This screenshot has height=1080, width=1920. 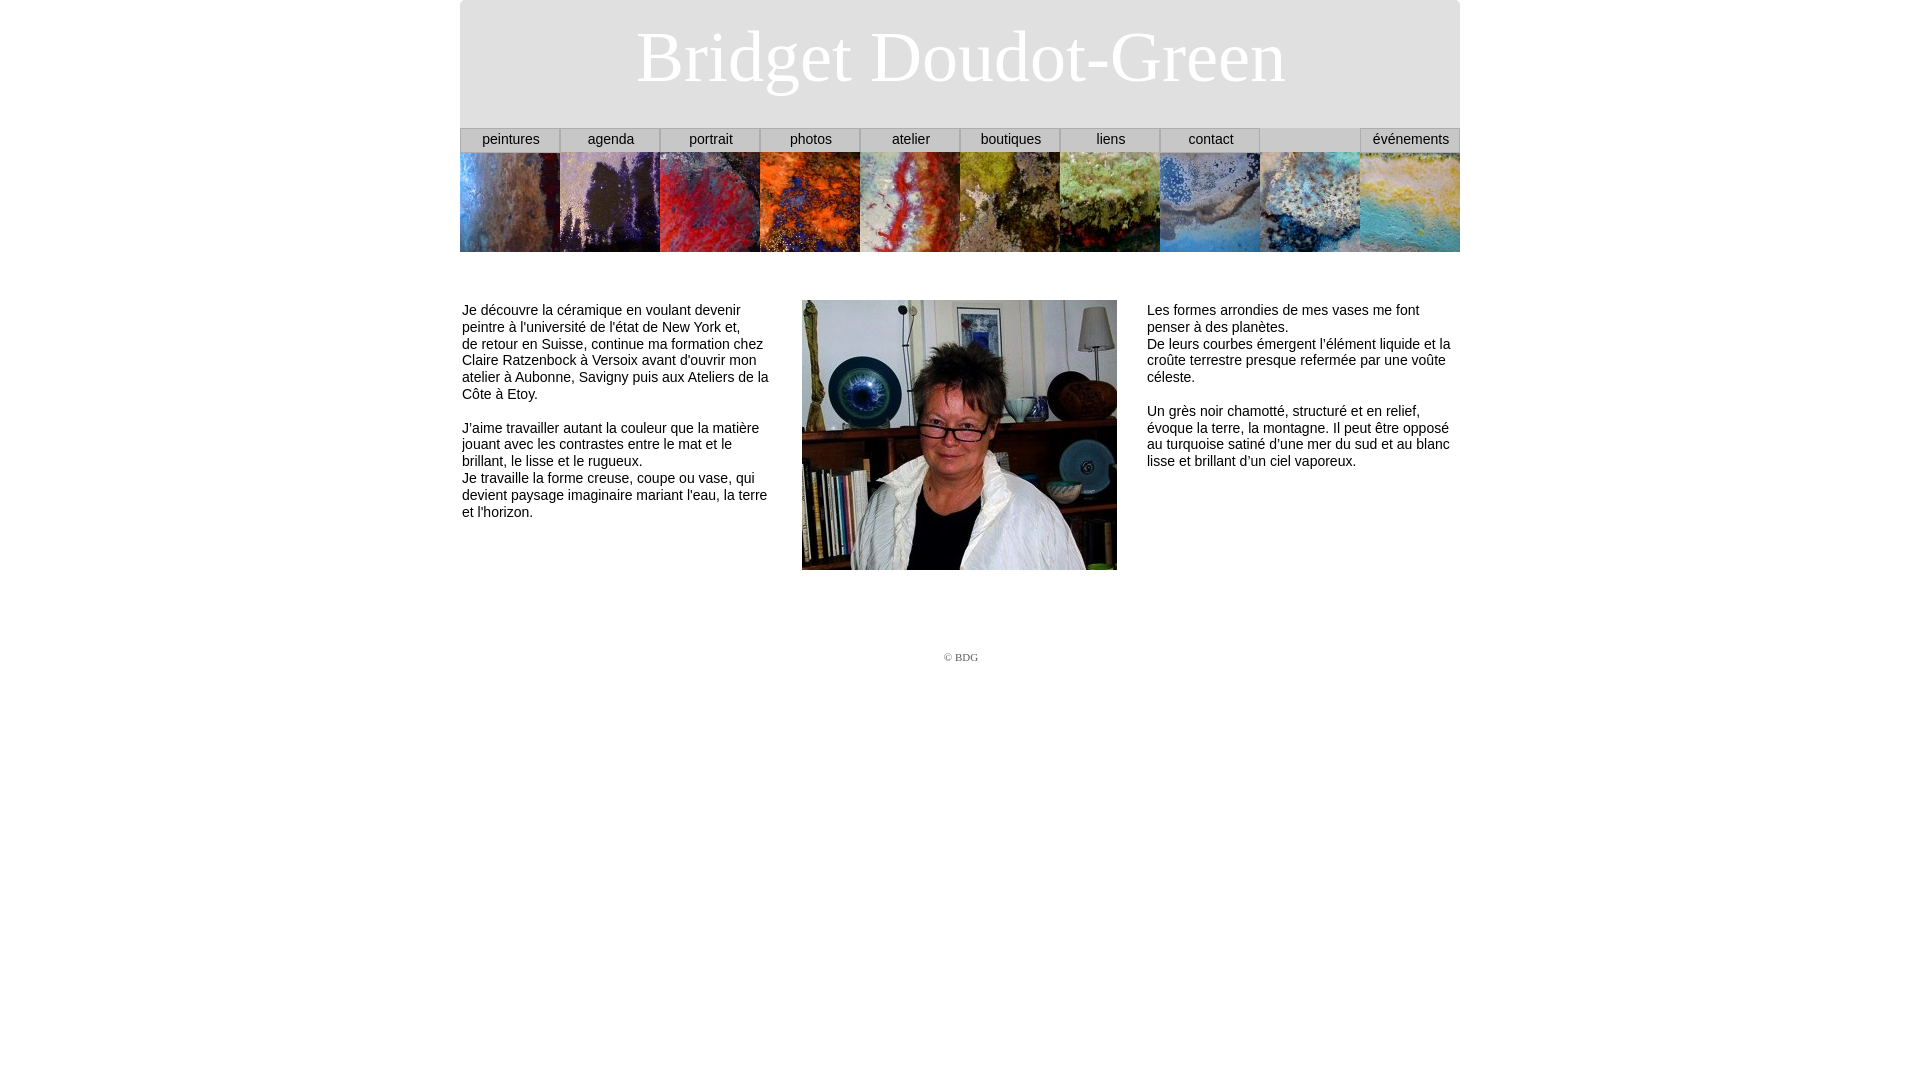 What do you see at coordinates (710, 137) in the screenshot?
I see `'portrait'` at bounding box center [710, 137].